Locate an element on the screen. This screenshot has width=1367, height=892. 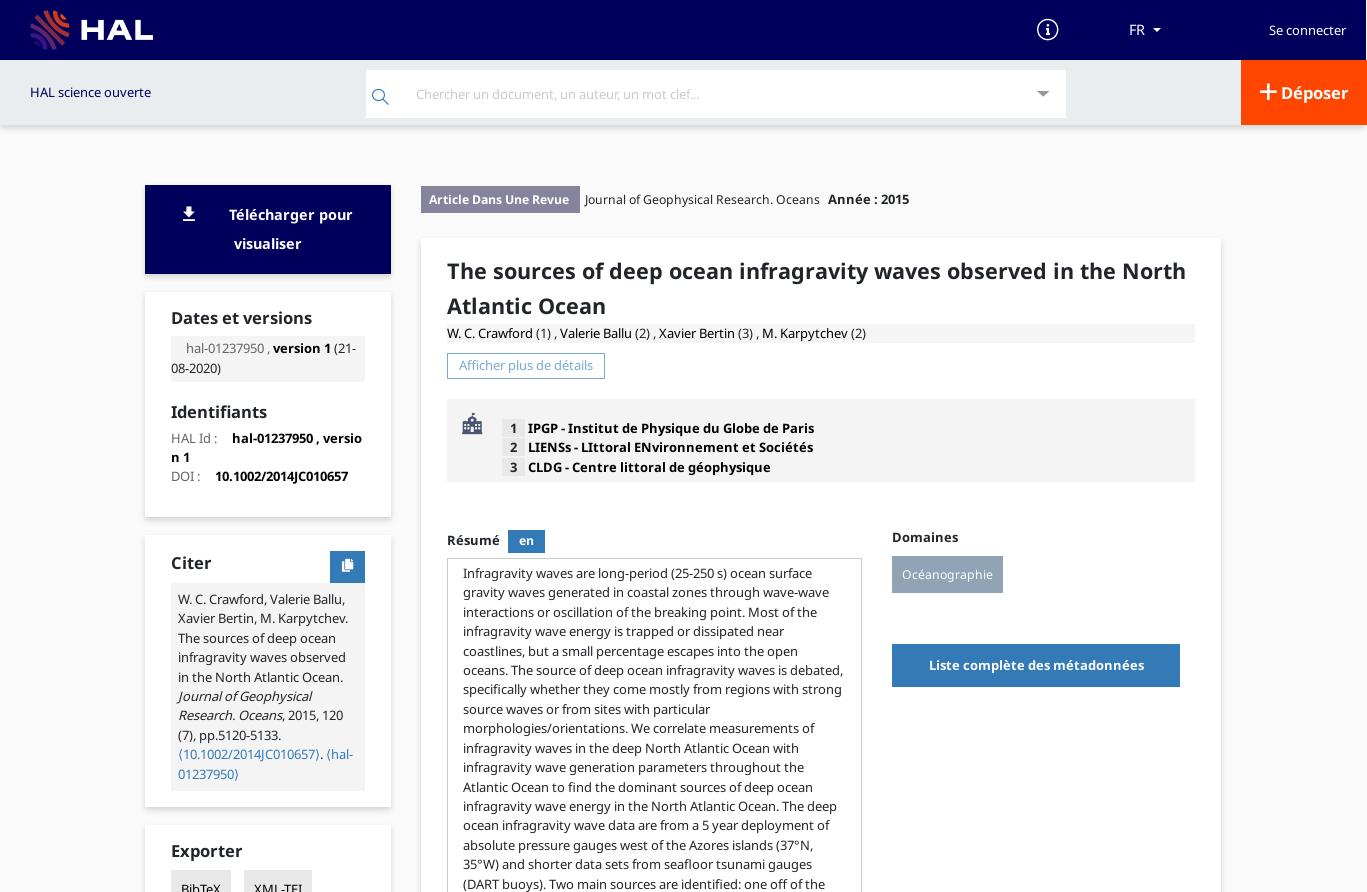
'hal-01237950 ,' is located at coordinates (226, 346).